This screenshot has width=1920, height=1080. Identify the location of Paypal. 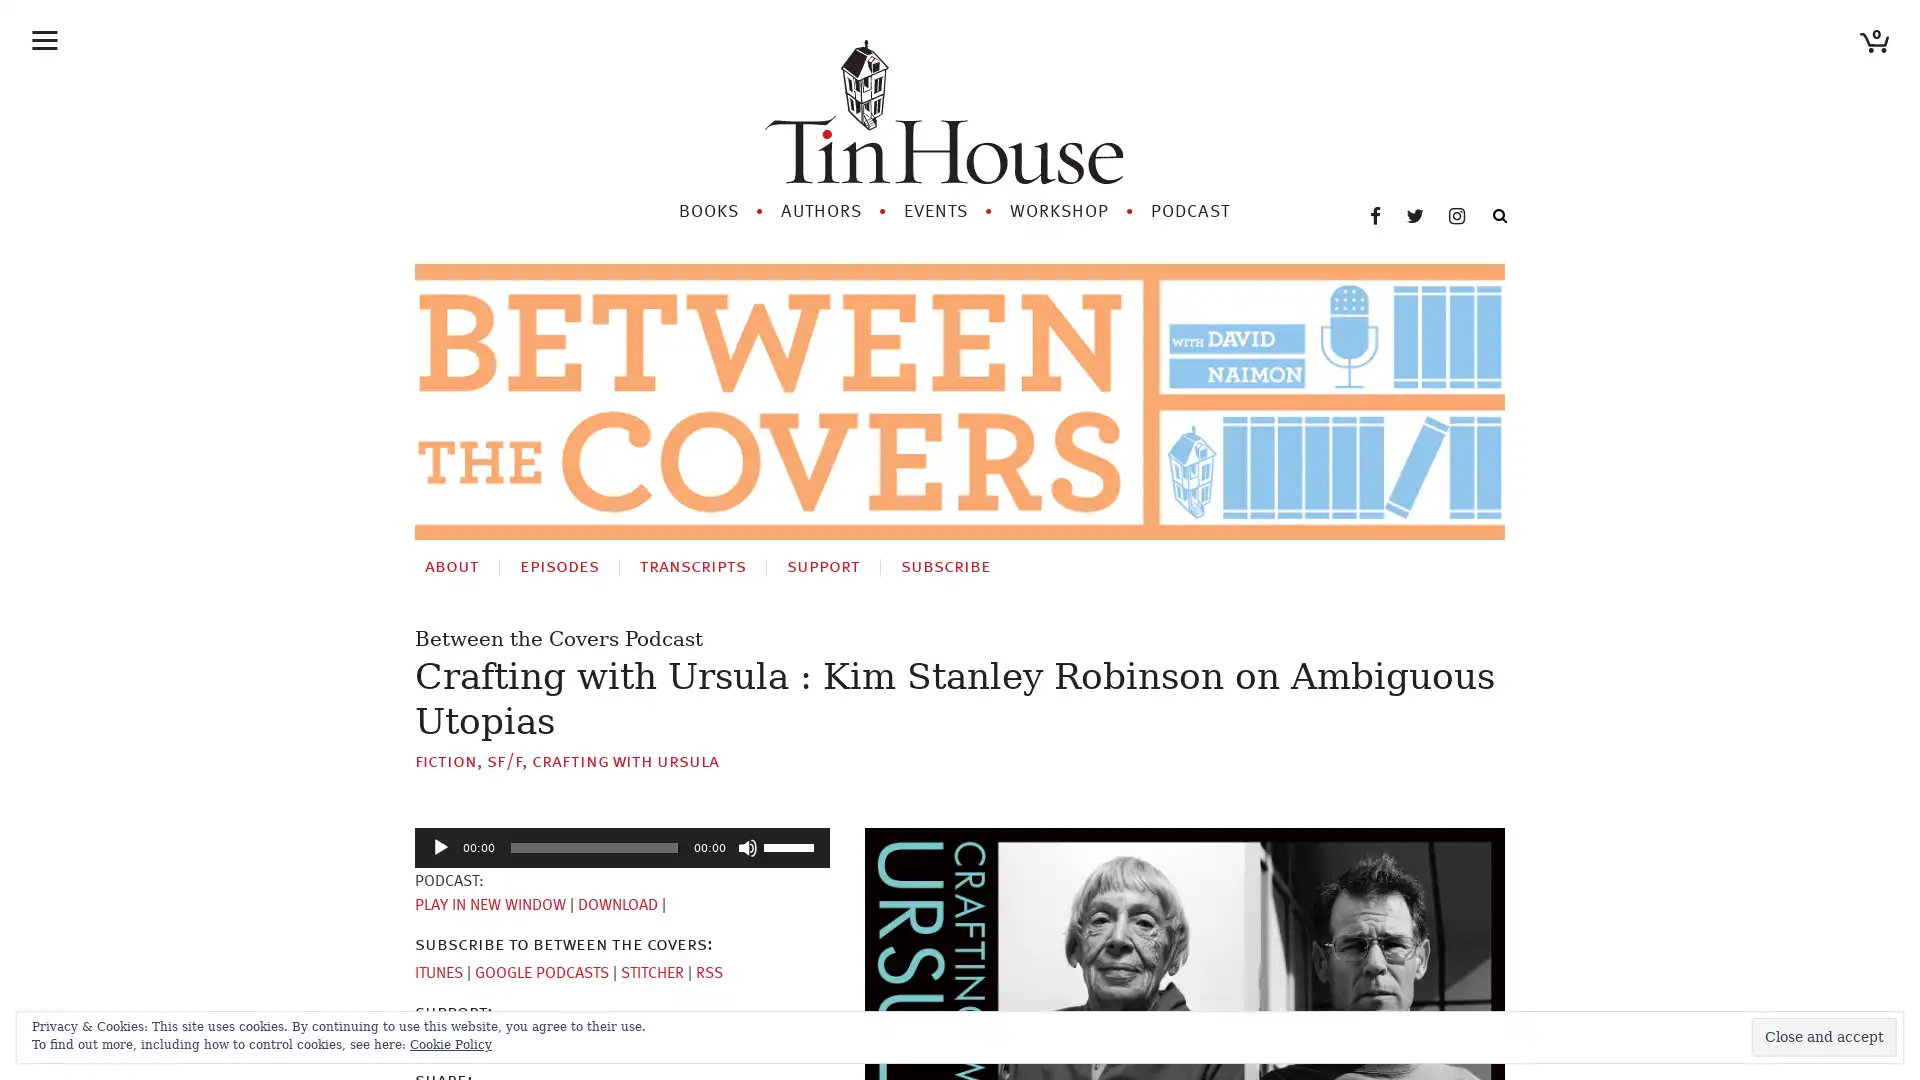
(512, 1040).